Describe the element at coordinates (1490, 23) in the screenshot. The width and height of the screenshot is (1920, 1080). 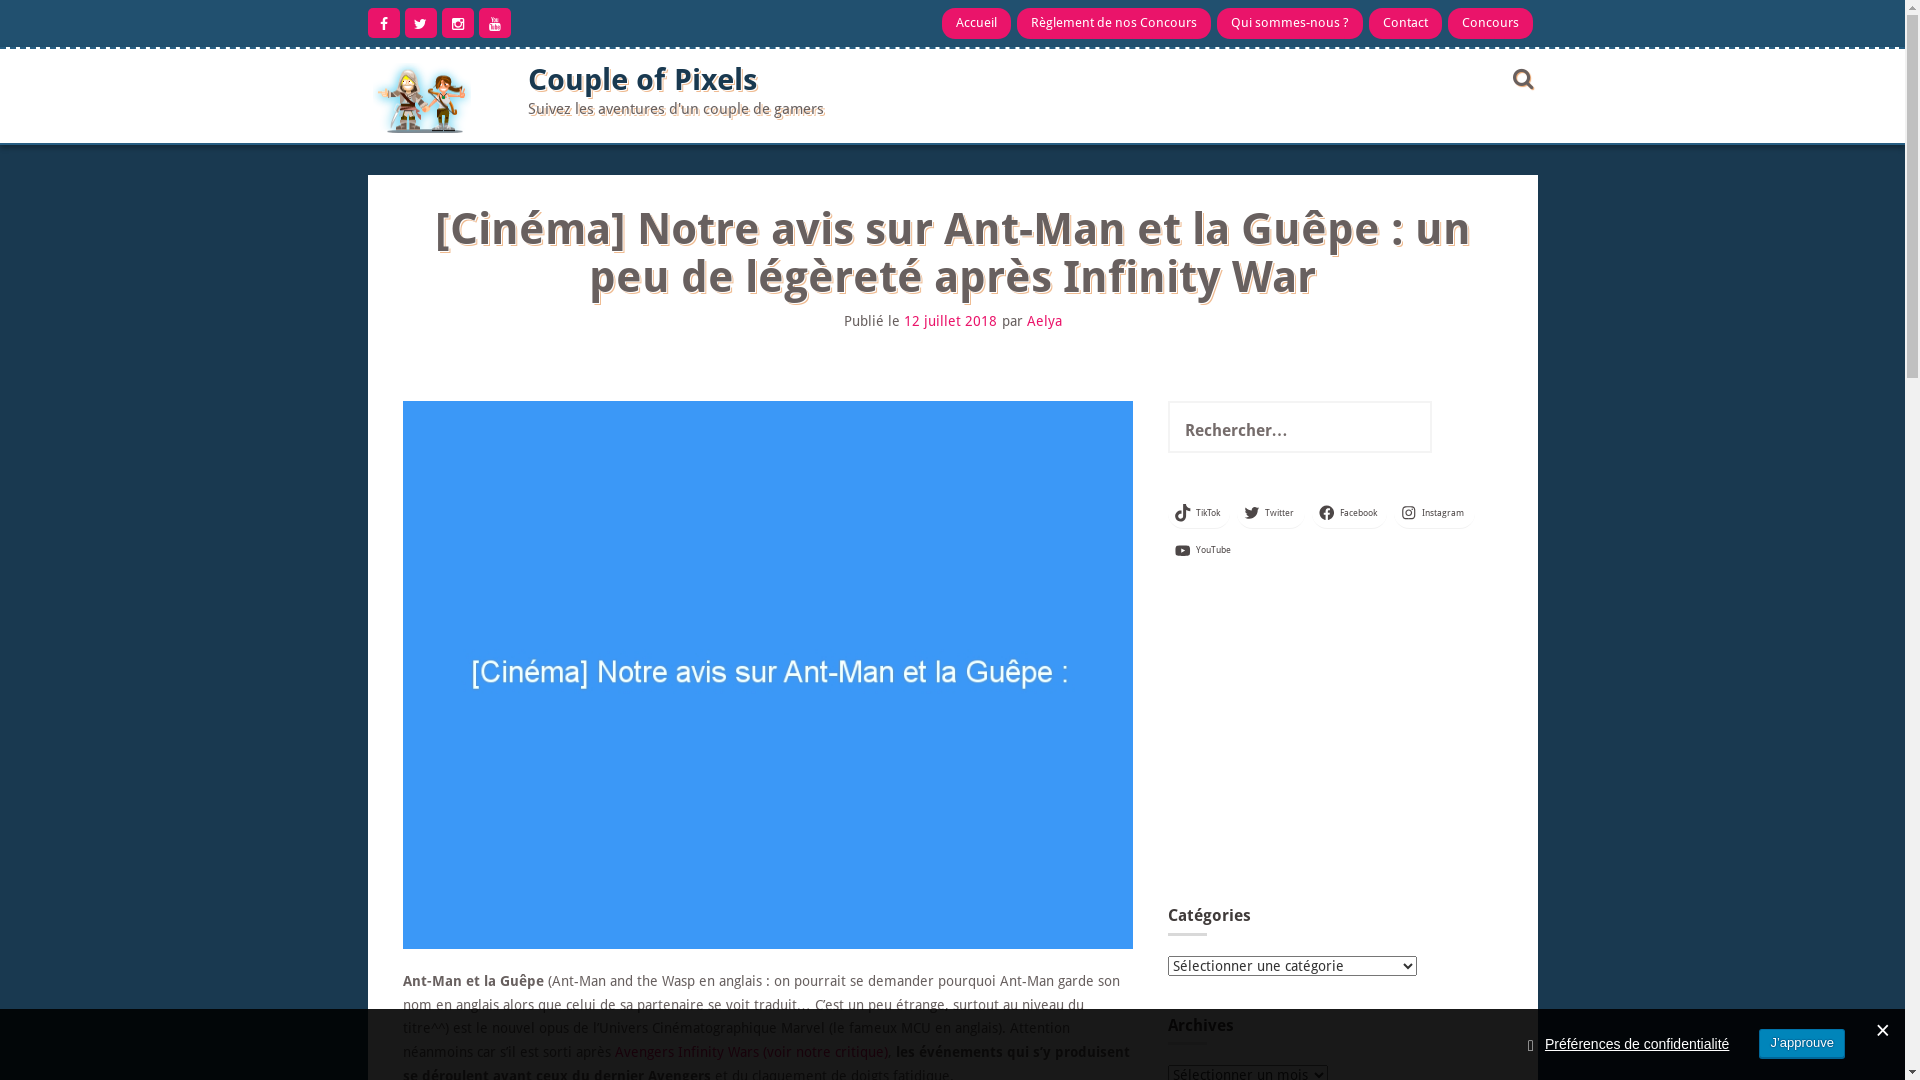
I see `'Concours'` at that location.